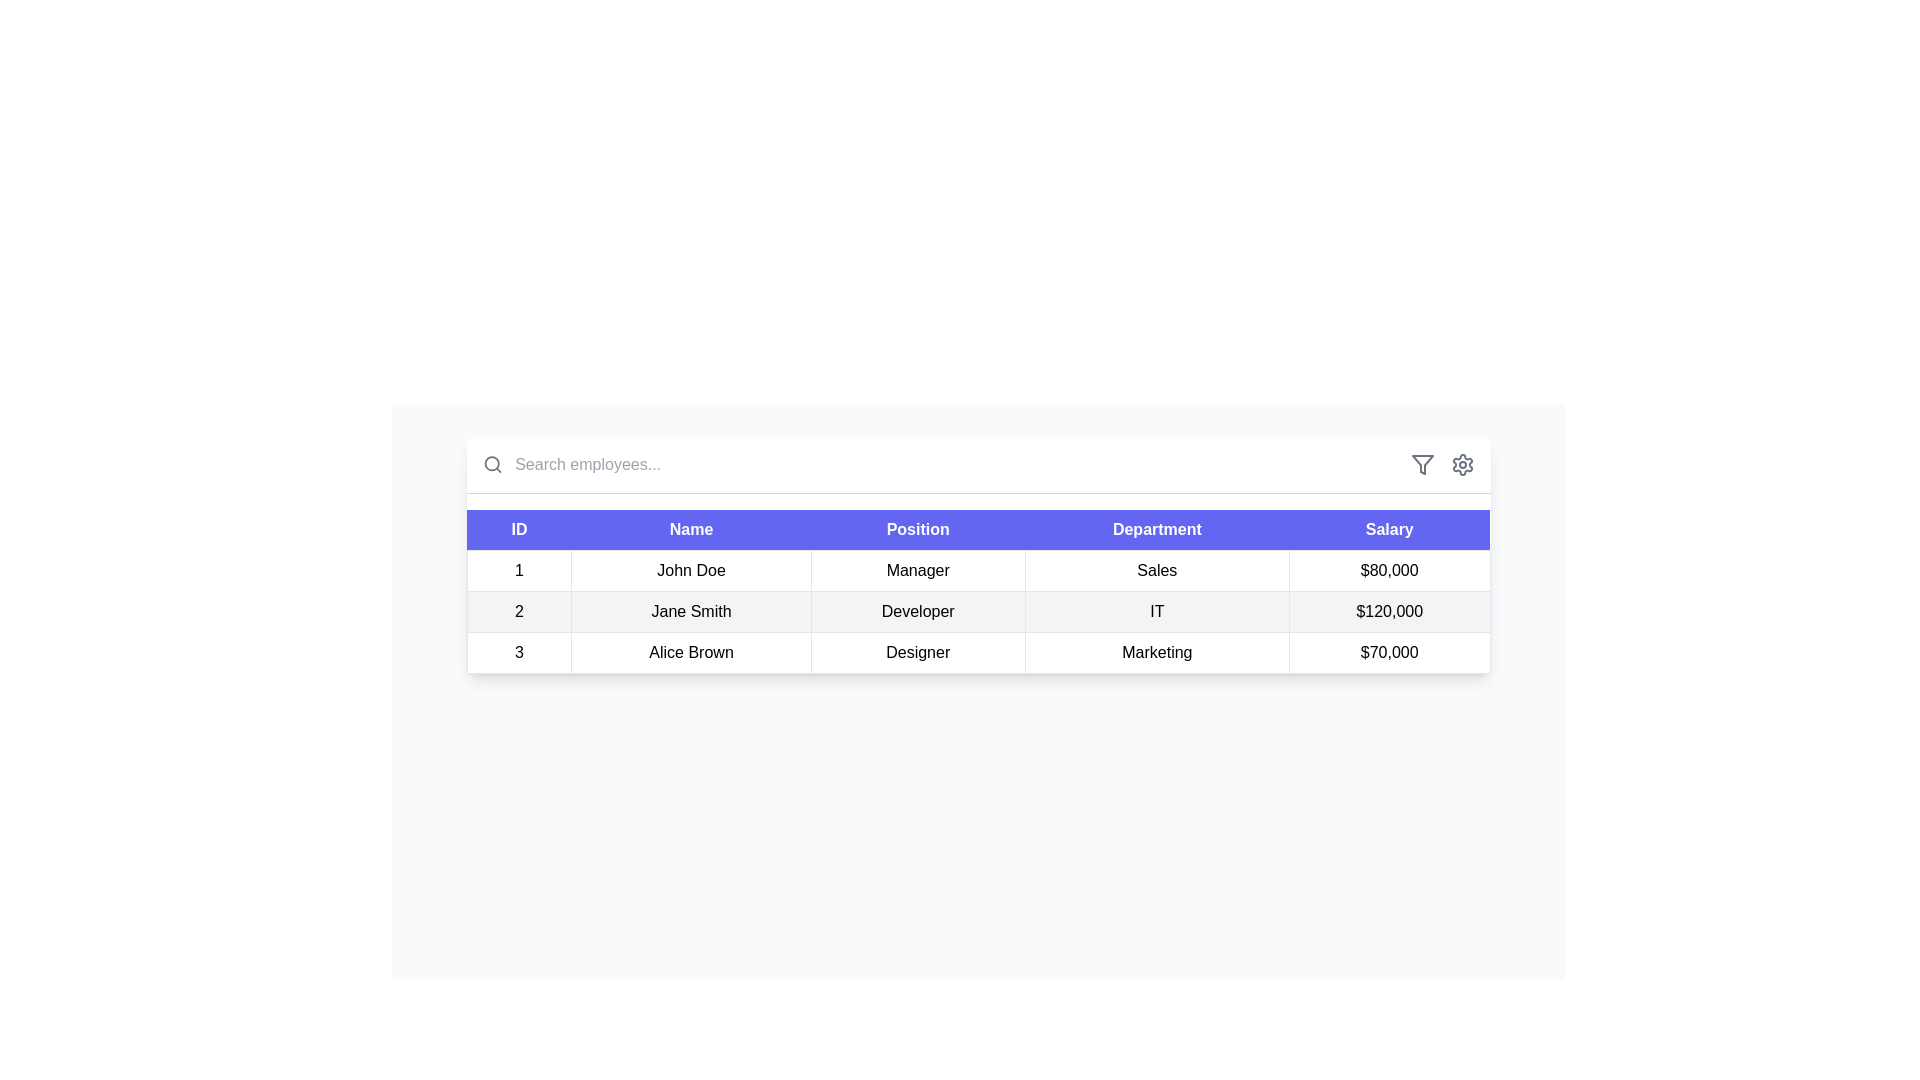 The image size is (1920, 1080). I want to click on the Text Display element representing 'Jane Smith', which is located in the second cell of the second row in the table's 'Name' column, so click(691, 611).